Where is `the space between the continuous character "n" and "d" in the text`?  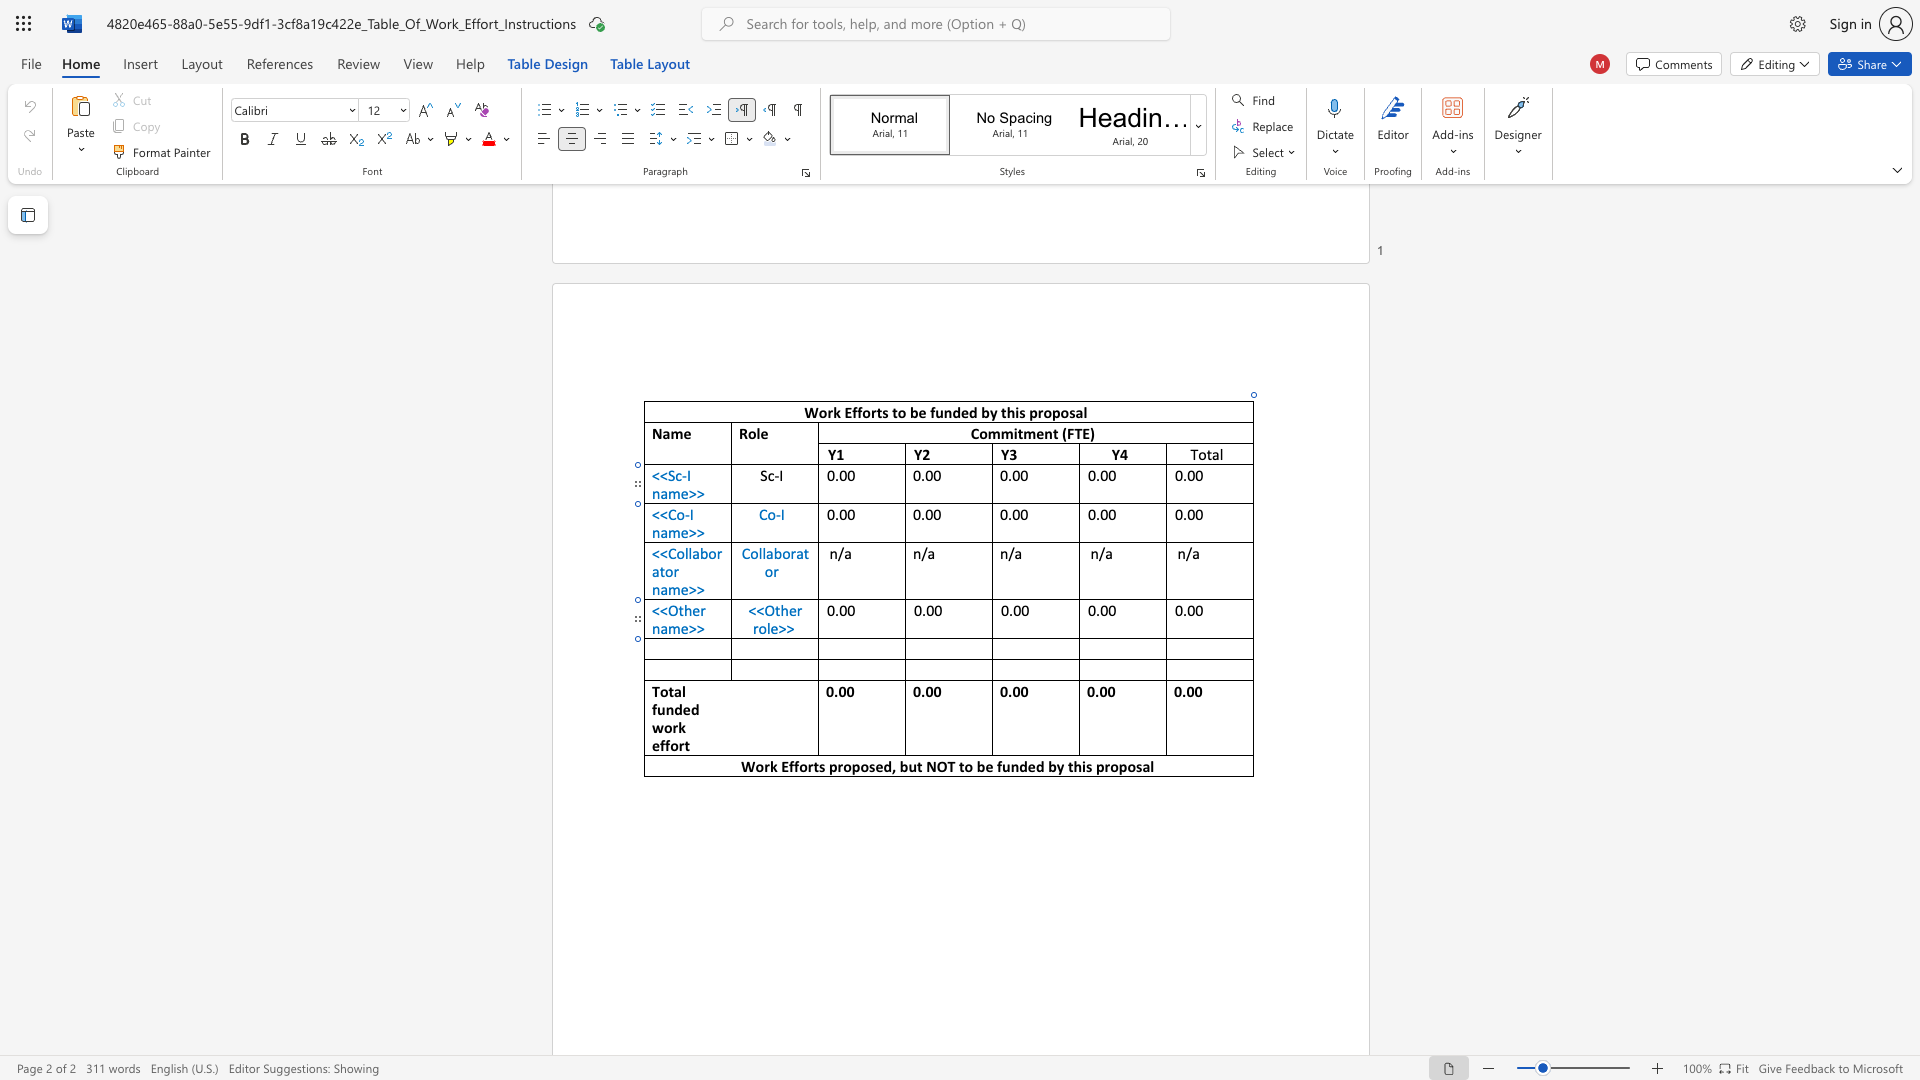 the space between the continuous character "n" and "d" in the text is located at coordinates (674, 708).